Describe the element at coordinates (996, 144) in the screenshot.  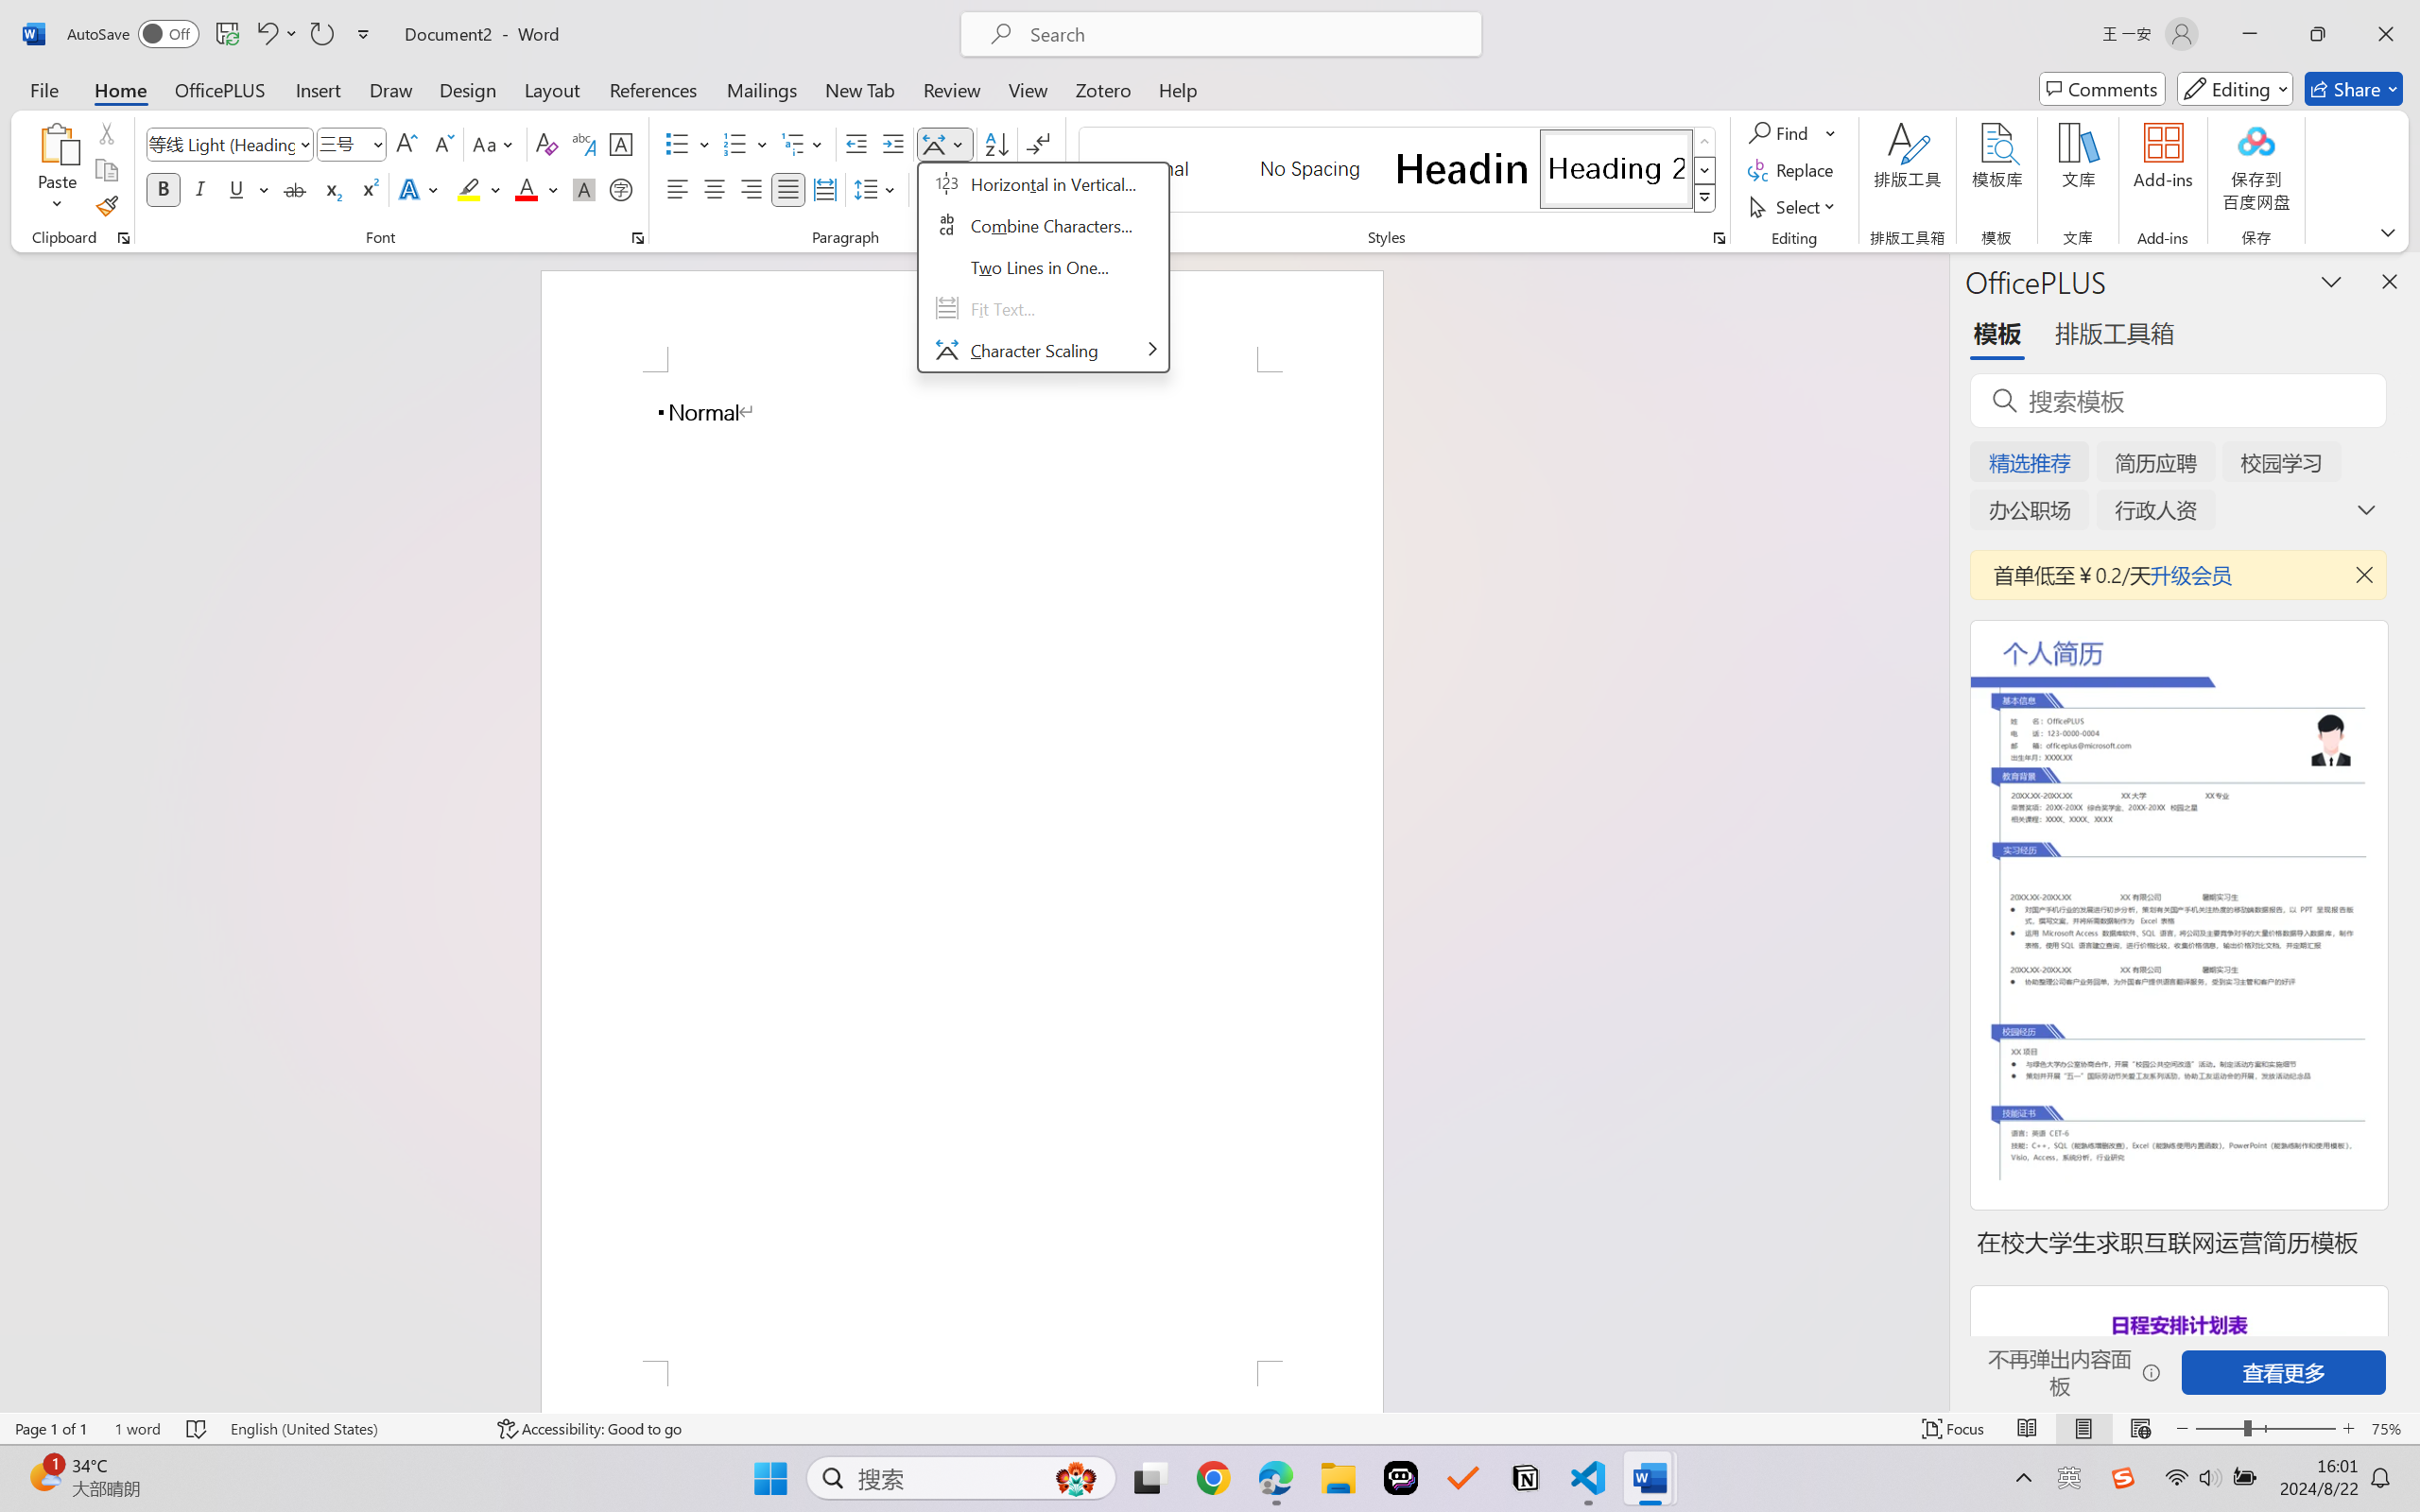
I see `'Sort...'` at that location.